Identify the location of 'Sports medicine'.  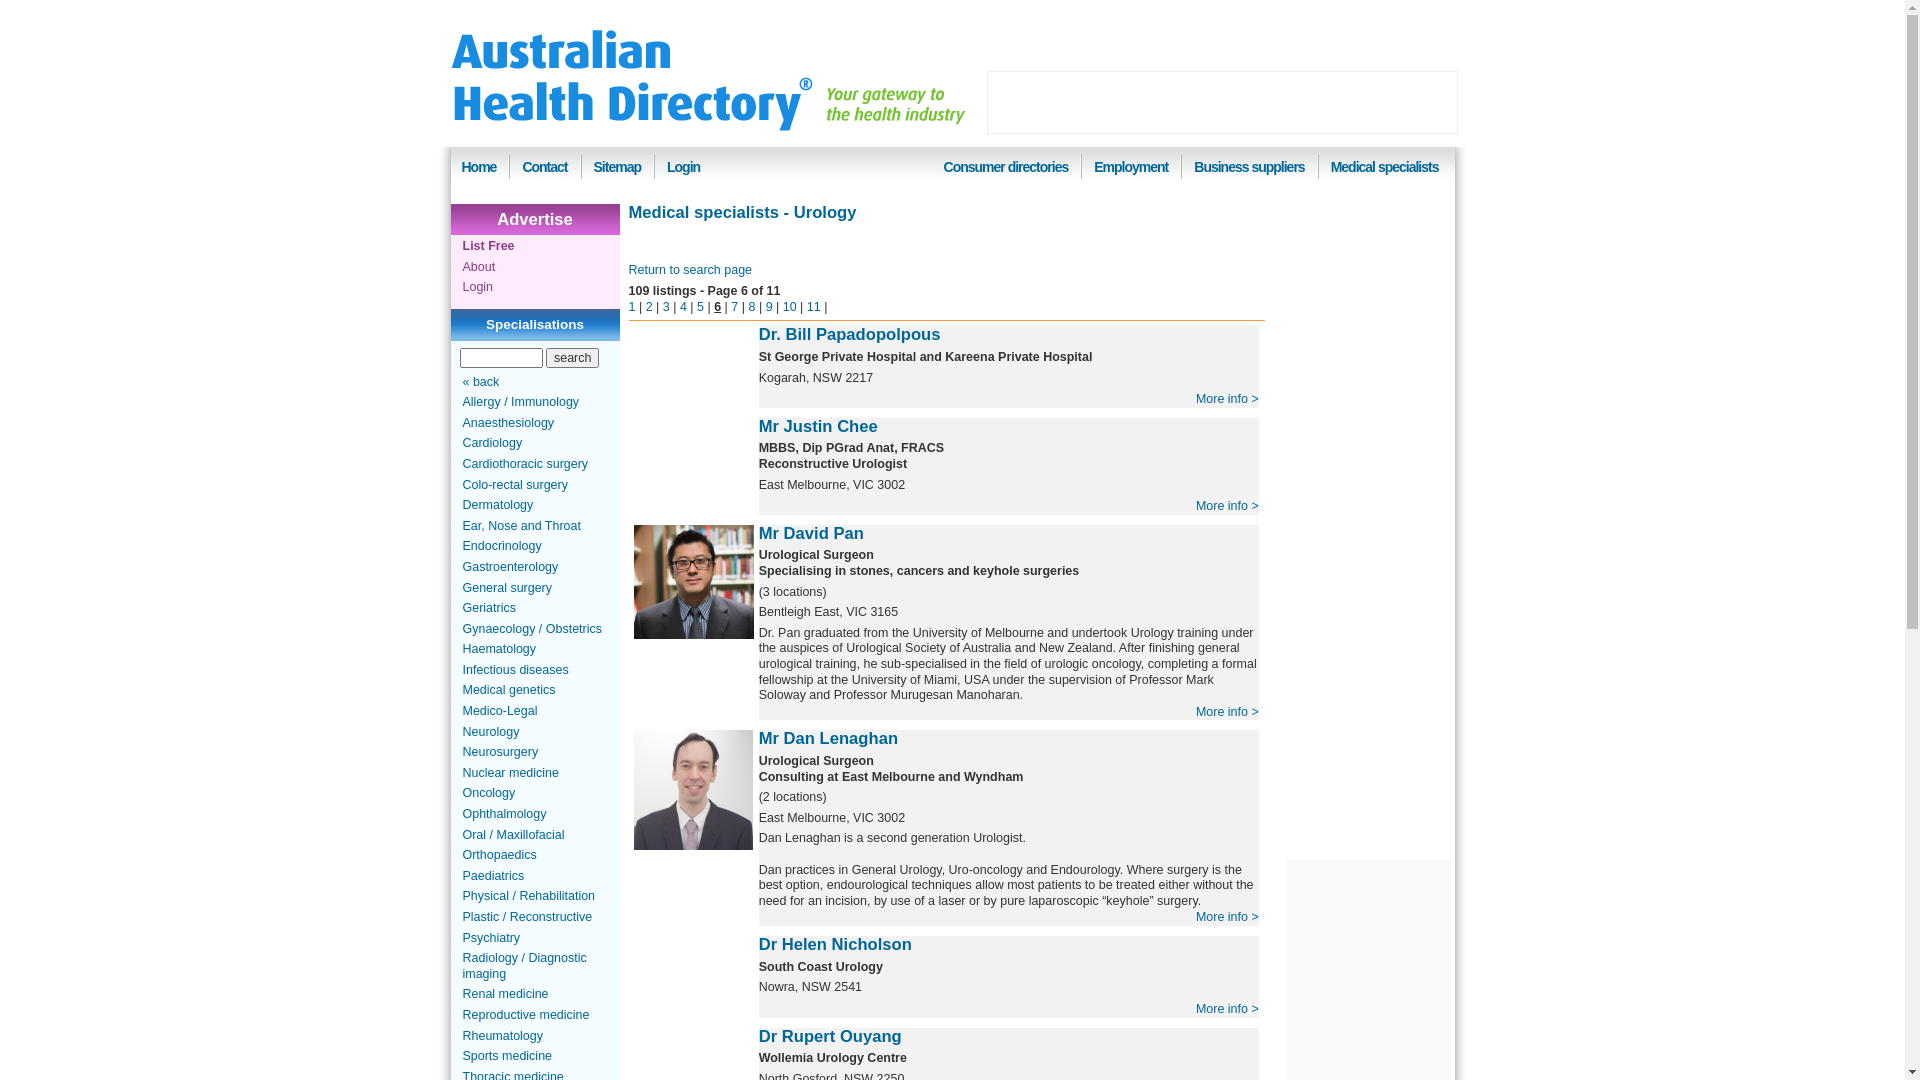
(507, 1055).